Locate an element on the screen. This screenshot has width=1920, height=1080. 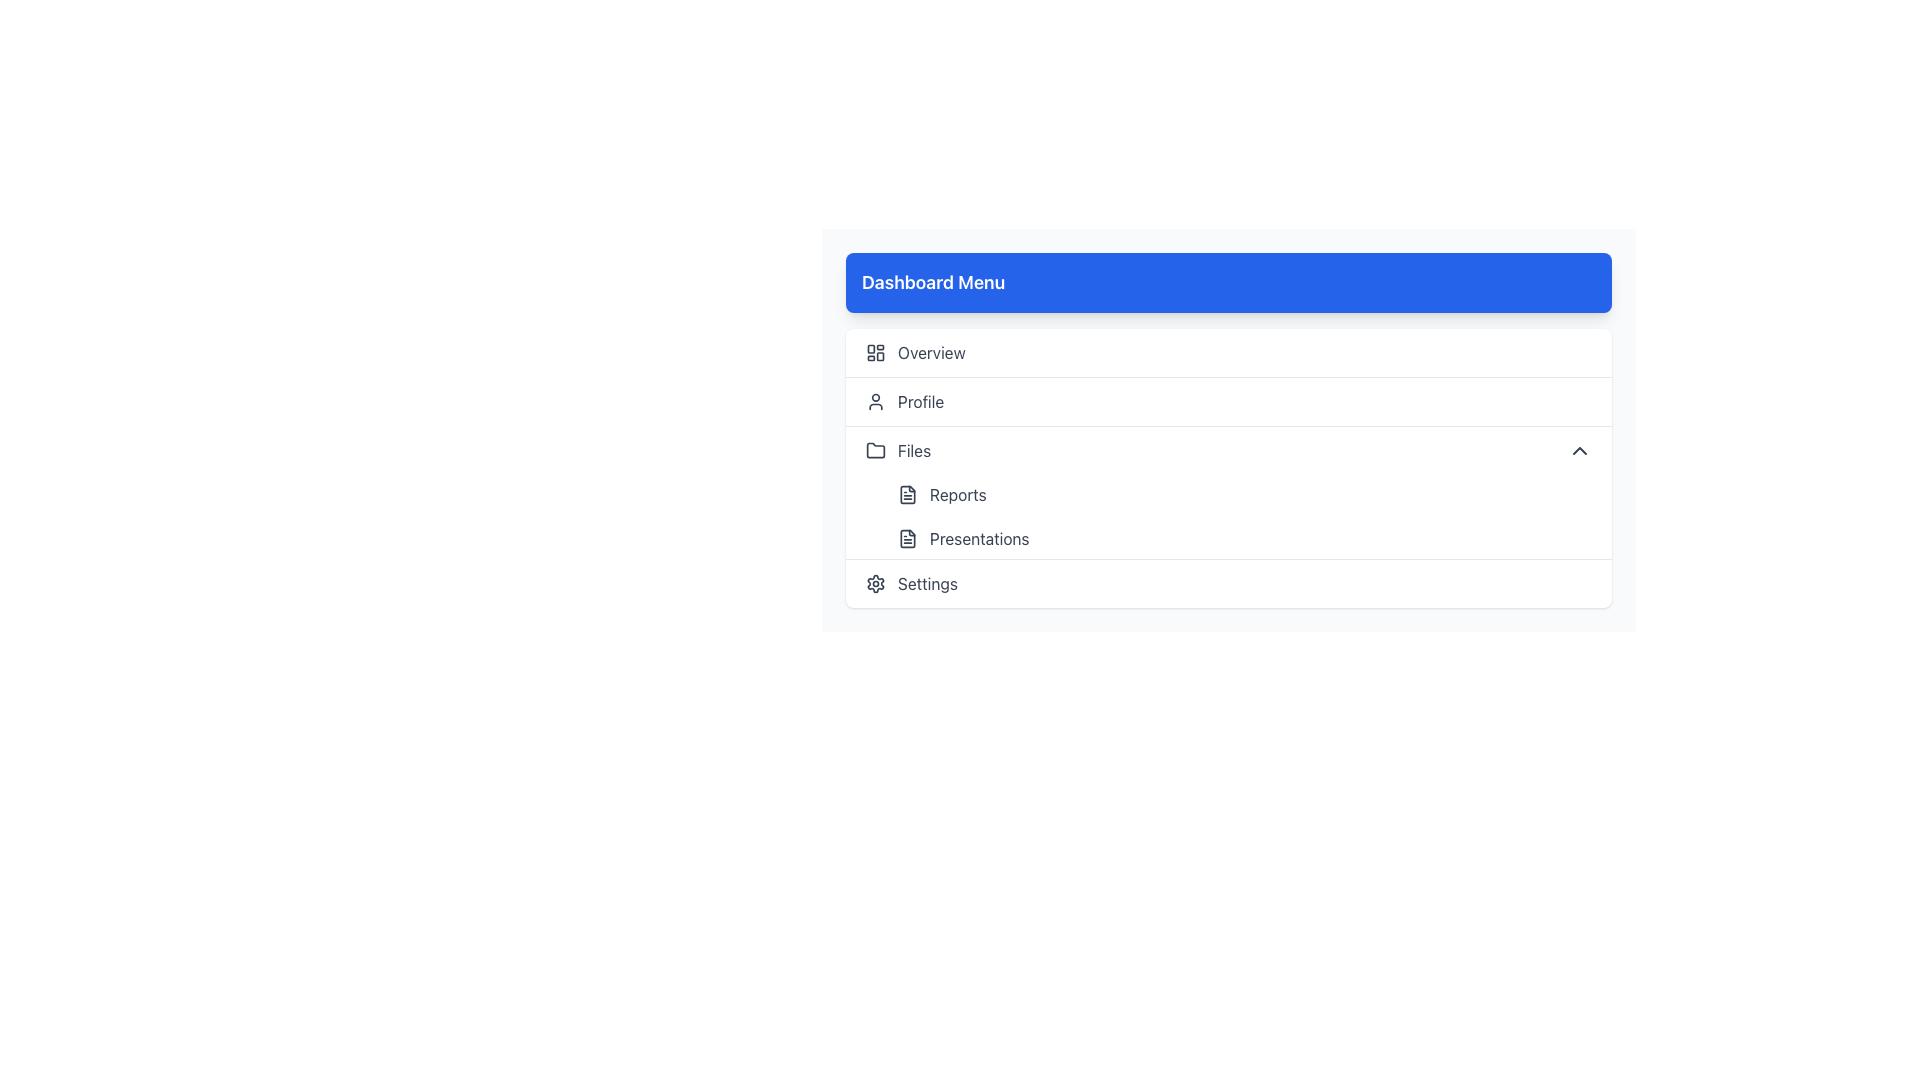
the small folder icon next to the 'Files' label in the vertical menu is located at coordinates (875, 450).